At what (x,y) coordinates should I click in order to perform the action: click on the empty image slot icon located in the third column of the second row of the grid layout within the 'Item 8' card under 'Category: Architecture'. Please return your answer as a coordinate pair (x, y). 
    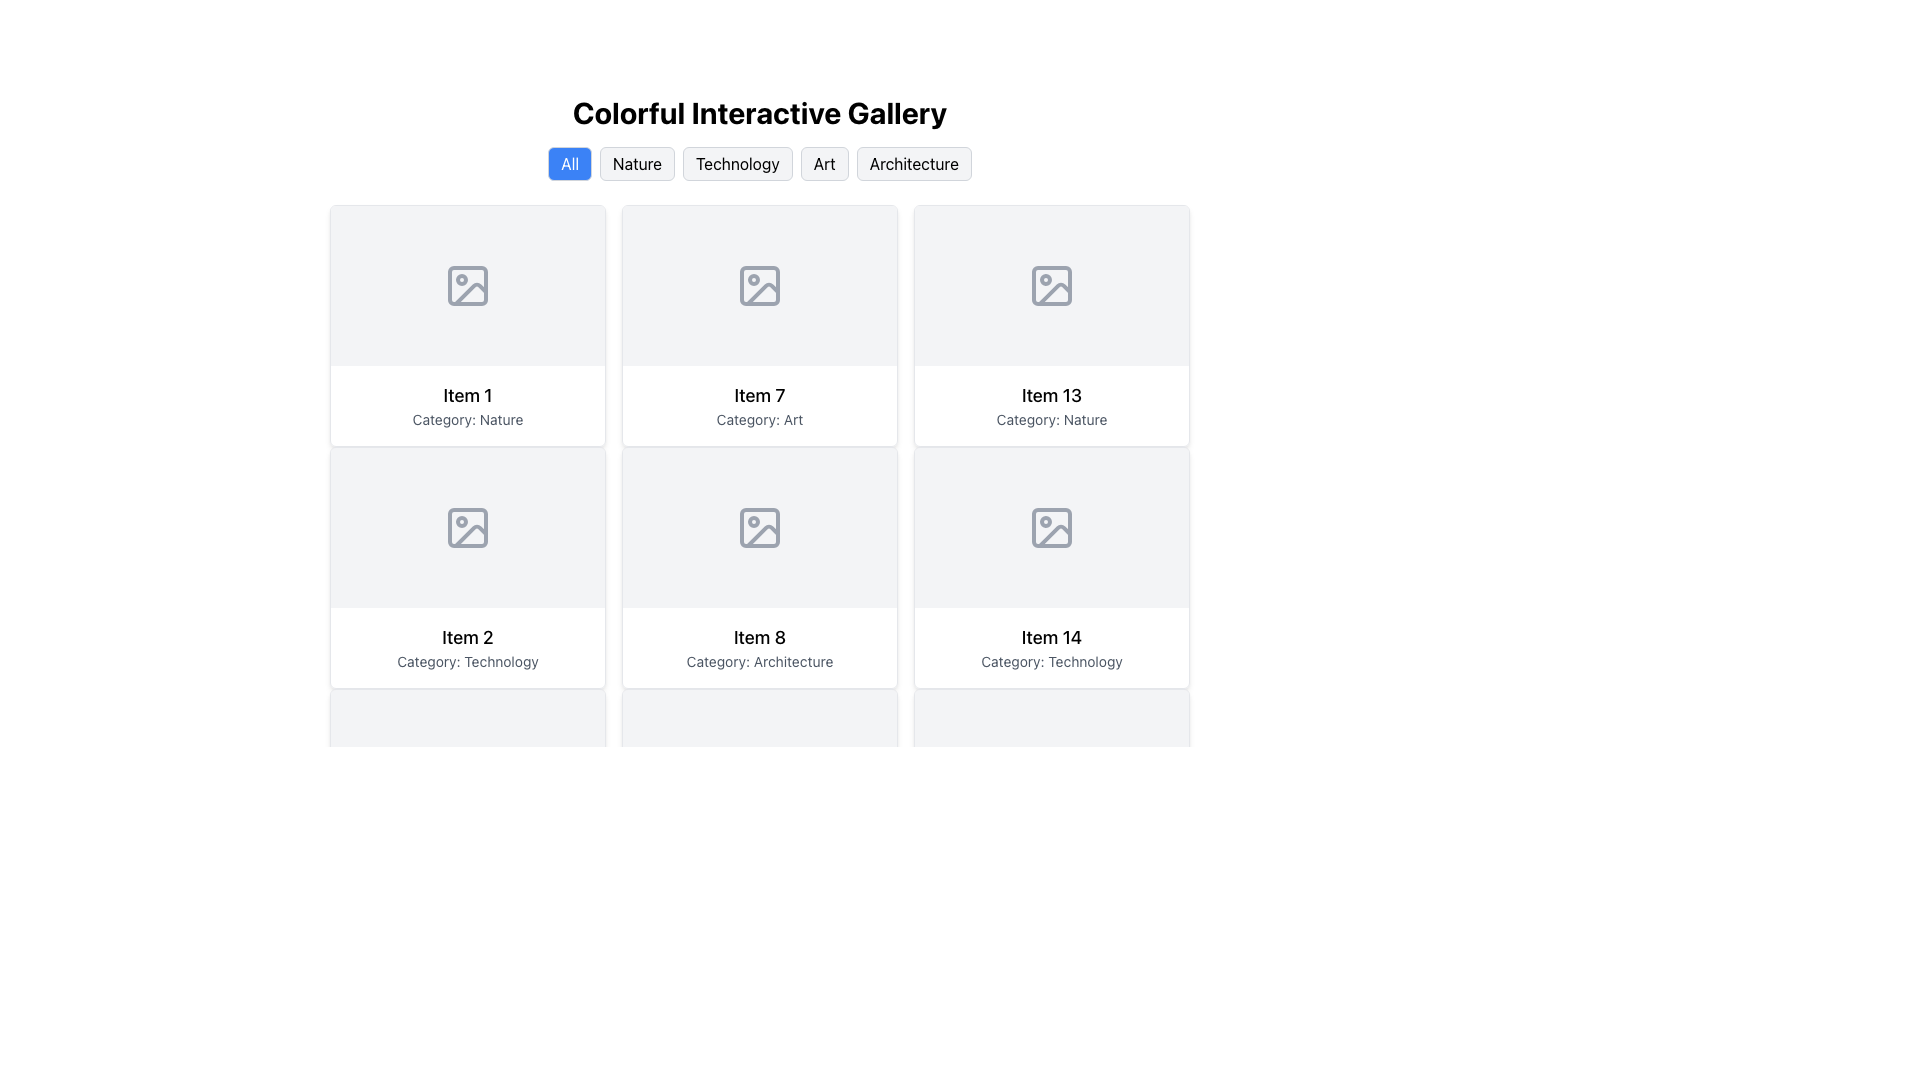
    Looking at the image, I should click on (758, 527).